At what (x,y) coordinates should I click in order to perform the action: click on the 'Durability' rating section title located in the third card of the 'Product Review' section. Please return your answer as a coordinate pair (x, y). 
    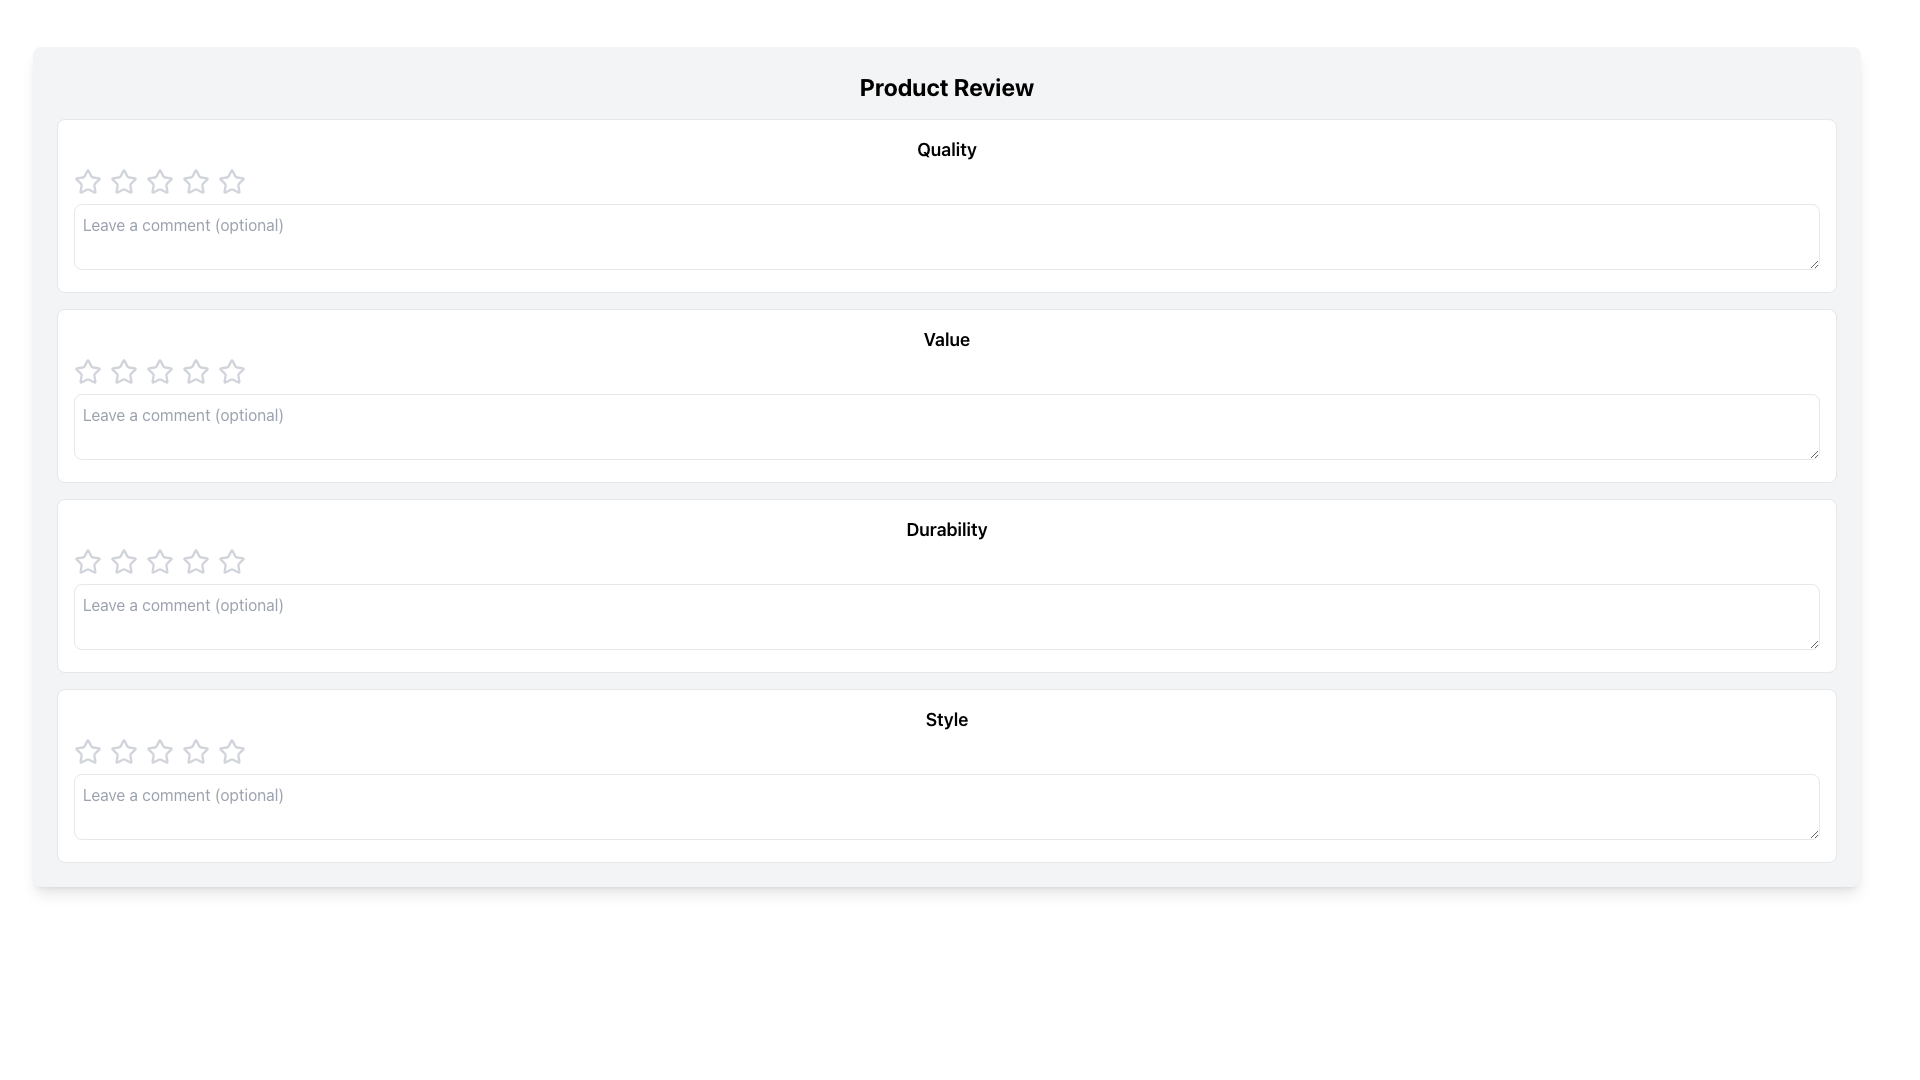
    Looking at the image, I should click on (945, 528).